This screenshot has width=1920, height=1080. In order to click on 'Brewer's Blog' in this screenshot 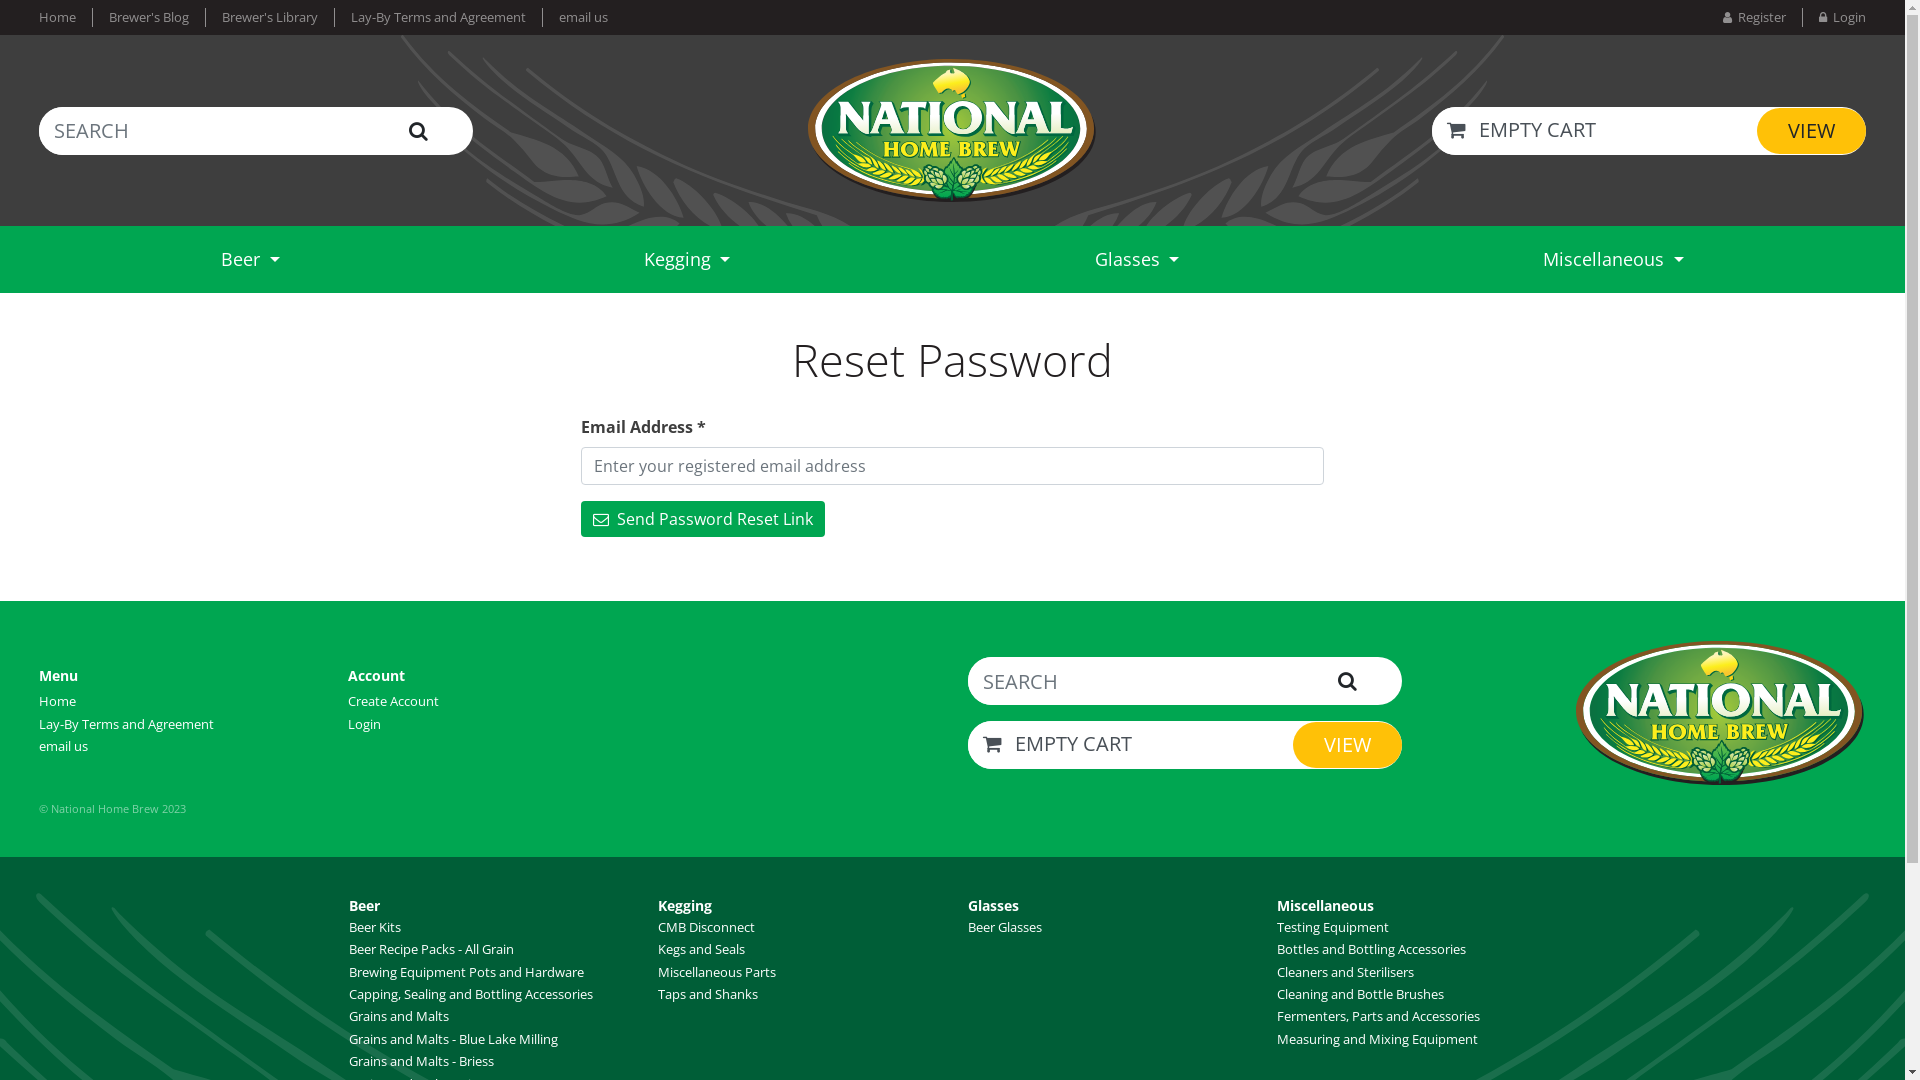, I will do `click(90, 17)`.